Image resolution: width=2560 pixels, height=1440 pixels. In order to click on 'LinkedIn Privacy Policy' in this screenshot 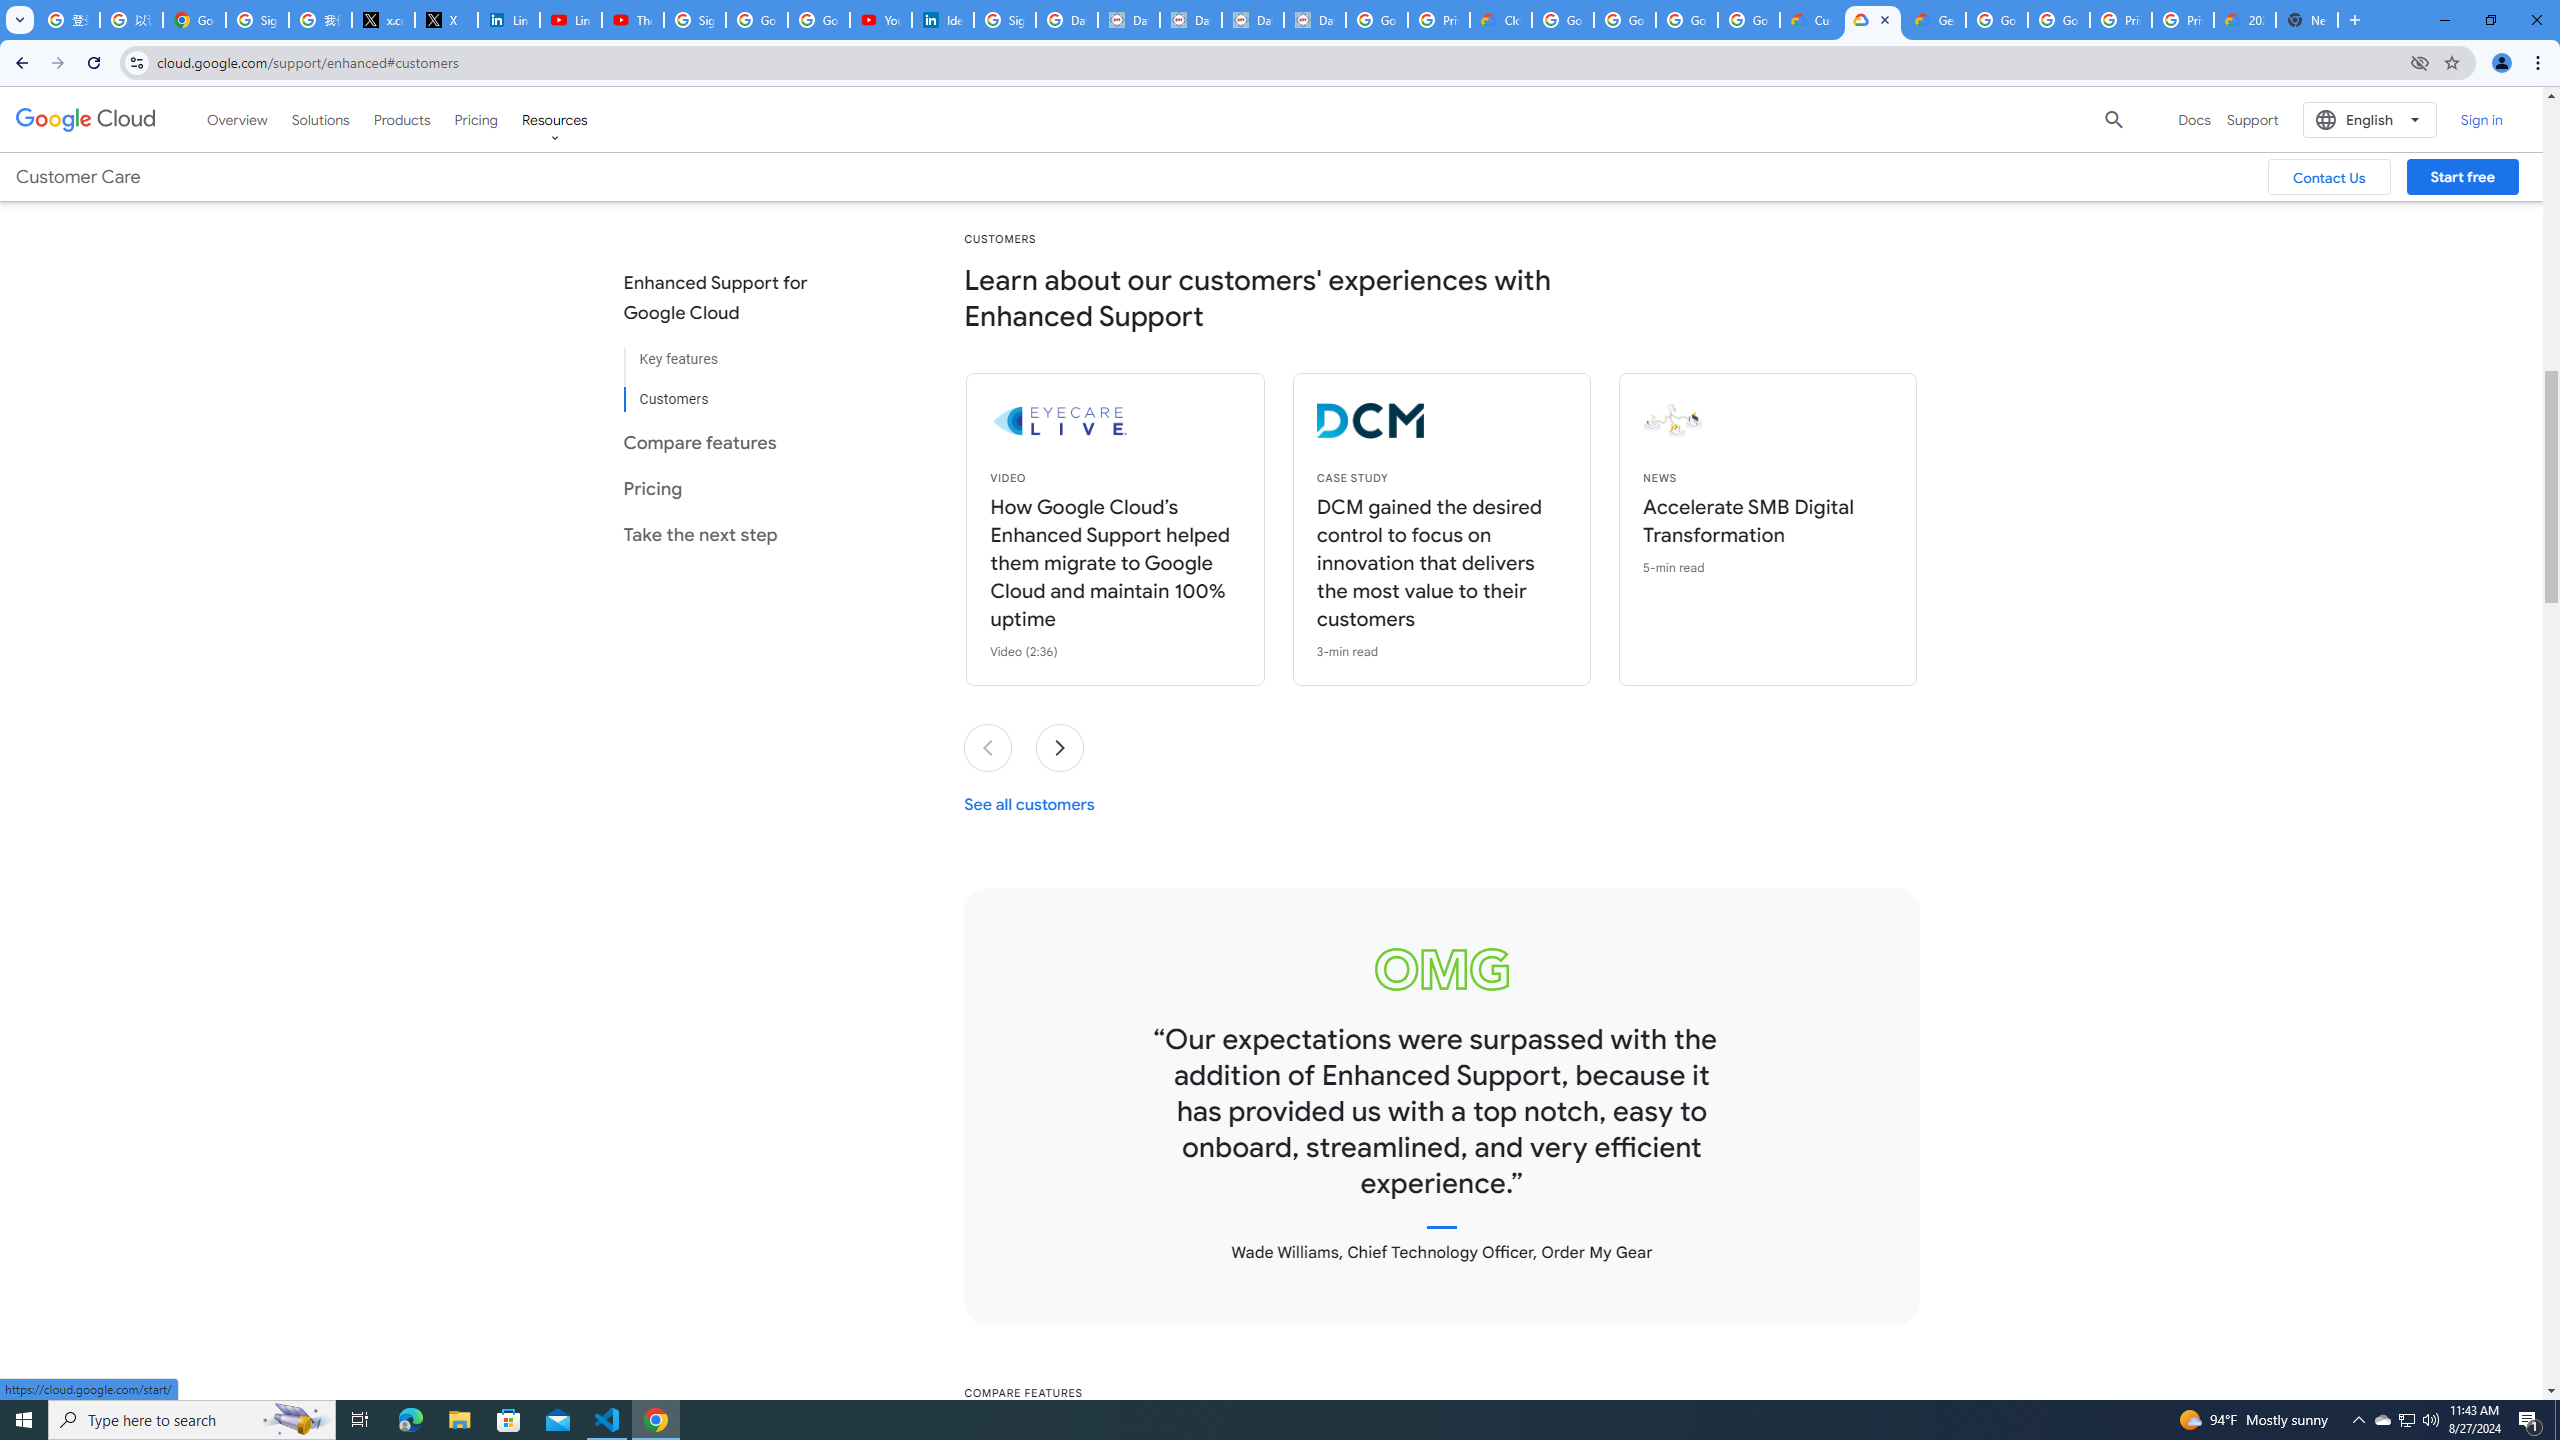, I will do `click(507, 19)`.